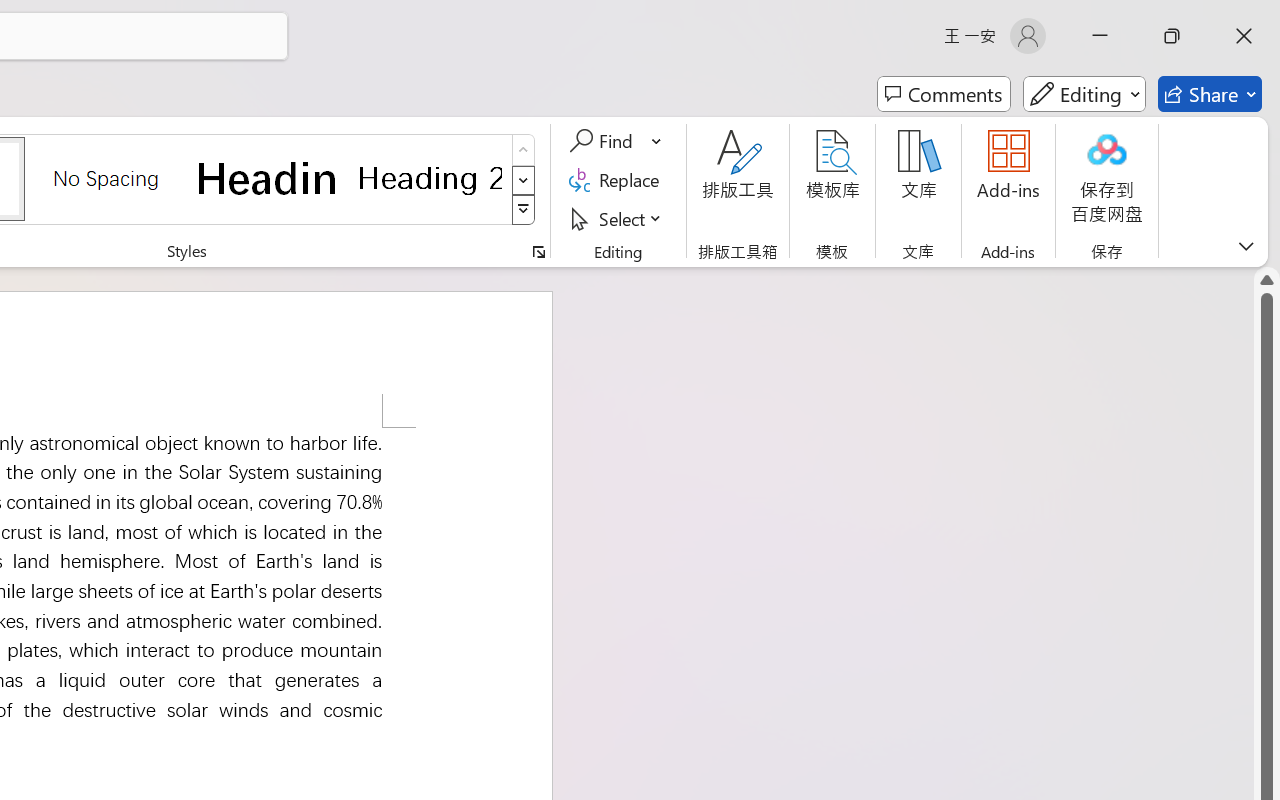  I want to click on 'Select', so click(617, 218).